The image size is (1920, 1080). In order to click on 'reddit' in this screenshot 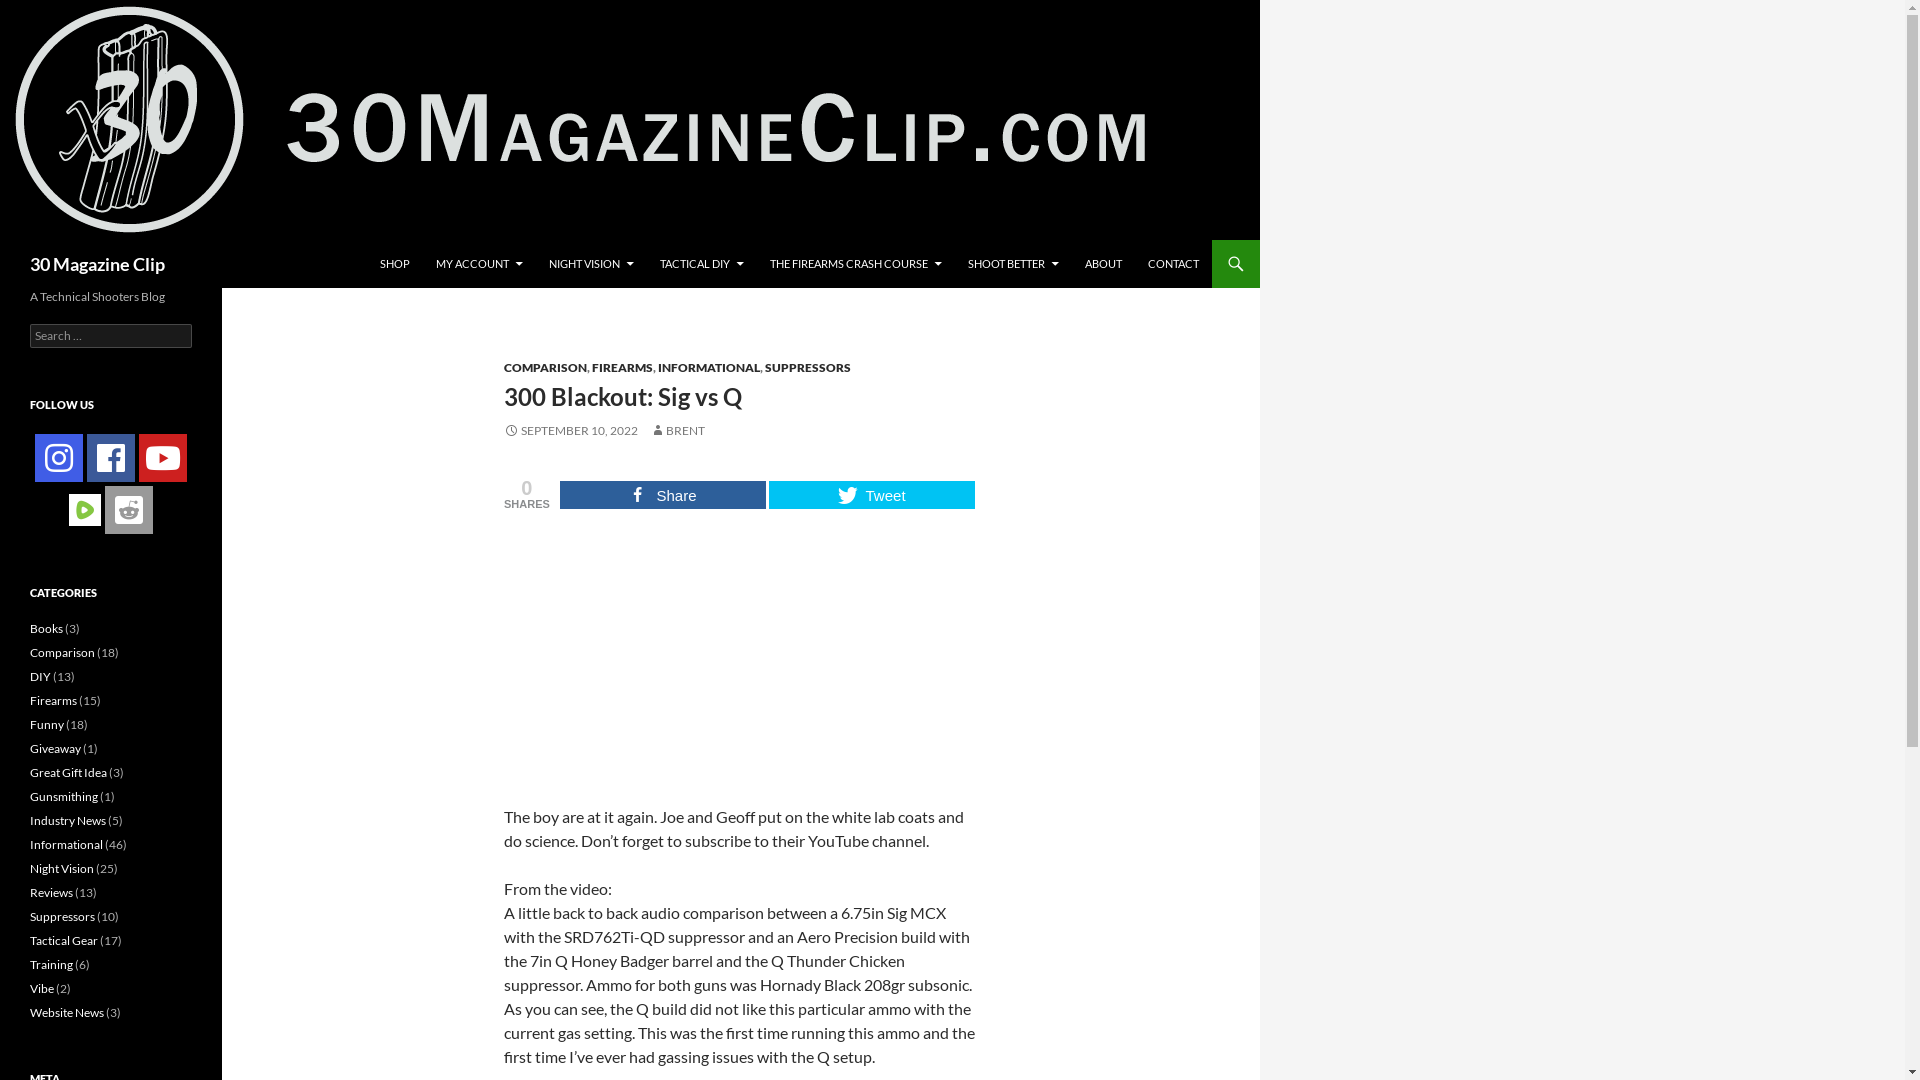, I will do `click(128, 508)`.